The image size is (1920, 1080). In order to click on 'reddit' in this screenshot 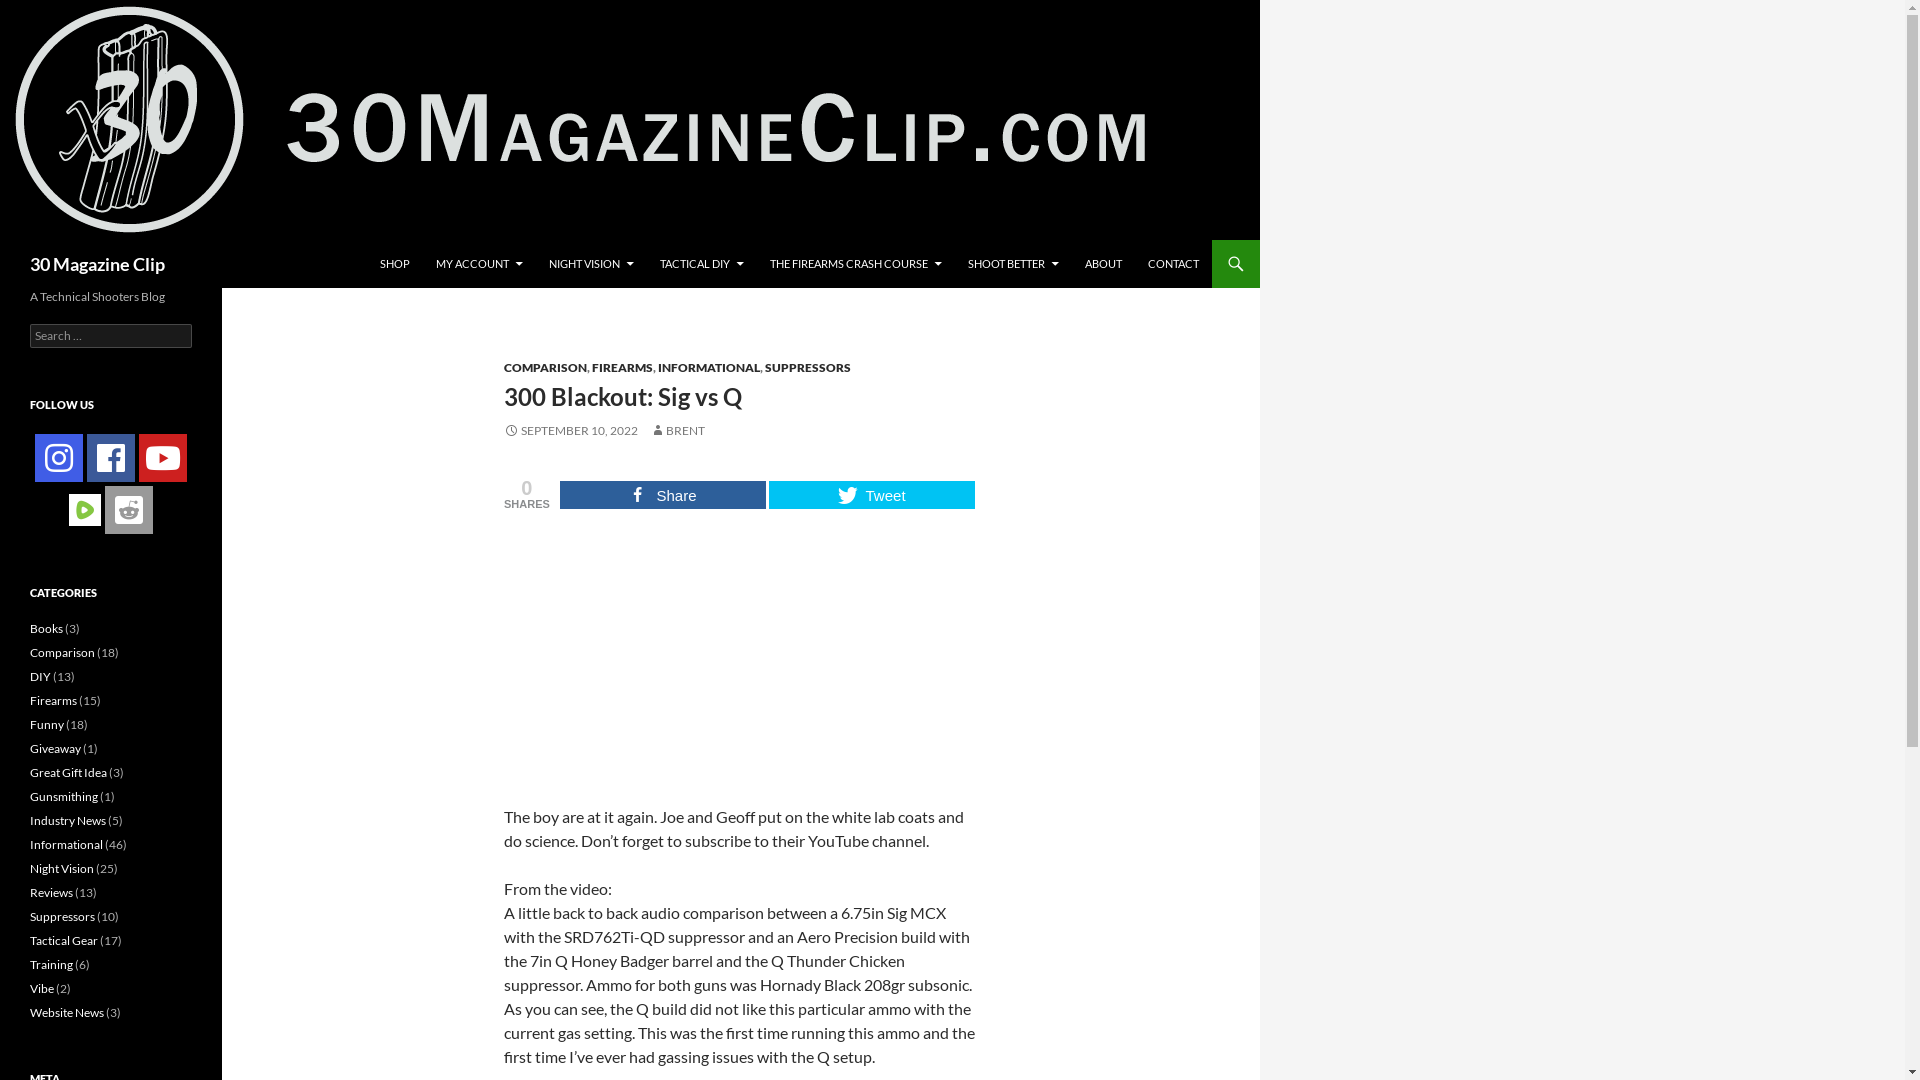, I will do `click(128, 508)`.